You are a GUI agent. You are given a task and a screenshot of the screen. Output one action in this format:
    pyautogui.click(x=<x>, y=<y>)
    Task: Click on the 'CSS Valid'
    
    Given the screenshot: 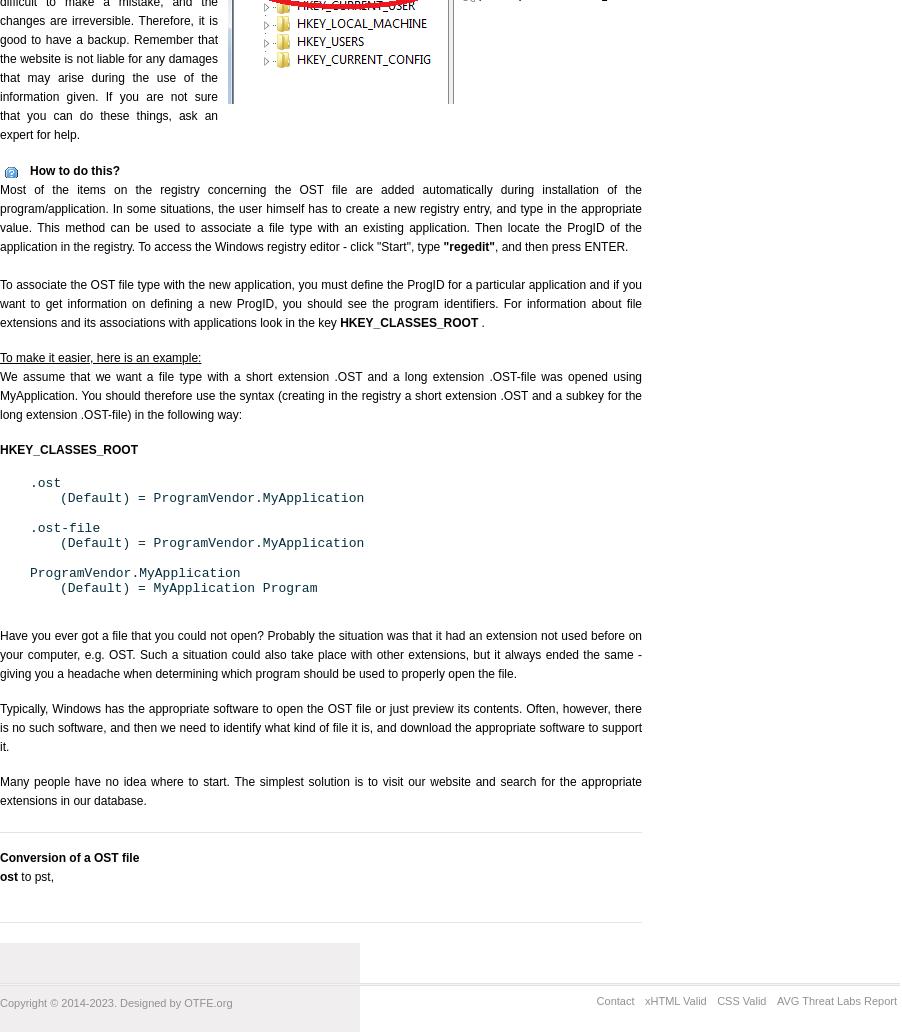 What is the action you would take?
    pyautogui.click(x=741, y=1000)
    